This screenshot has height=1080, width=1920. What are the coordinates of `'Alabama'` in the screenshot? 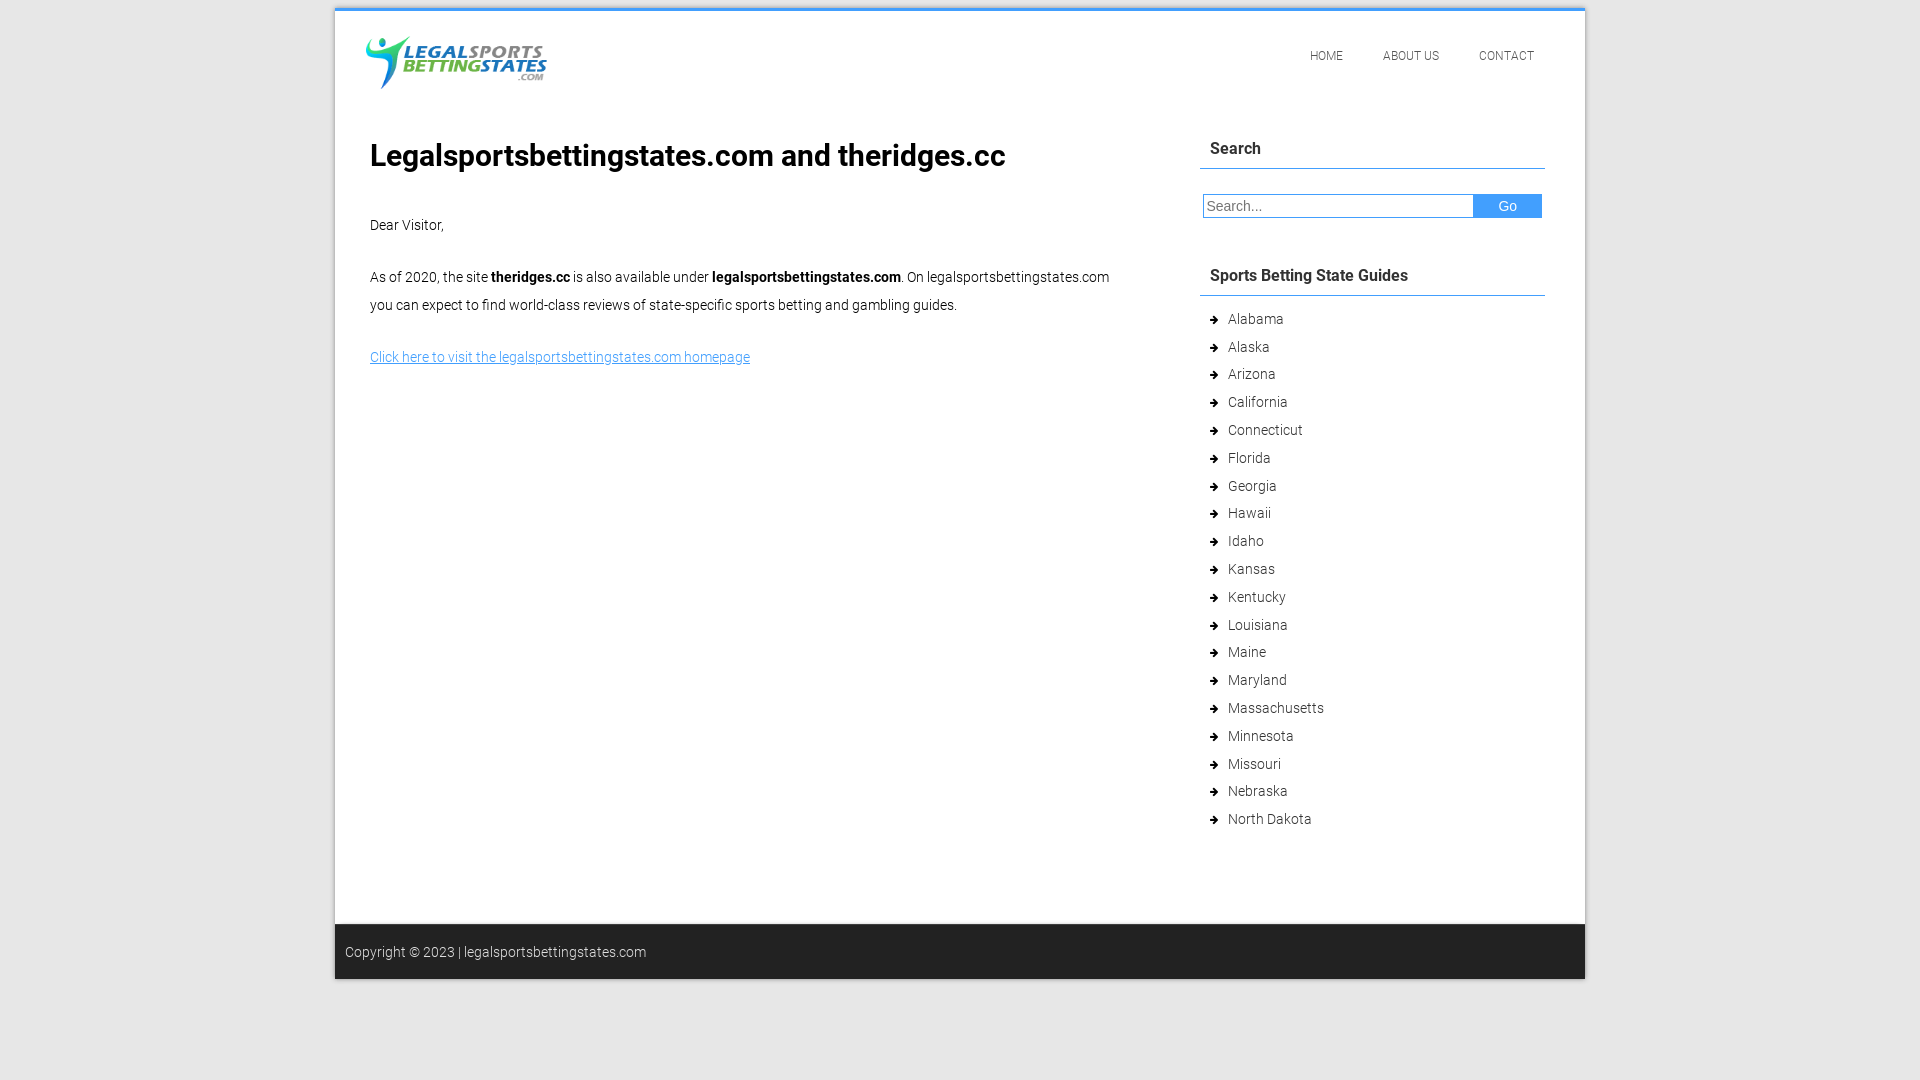 It's located at (1255, 318).